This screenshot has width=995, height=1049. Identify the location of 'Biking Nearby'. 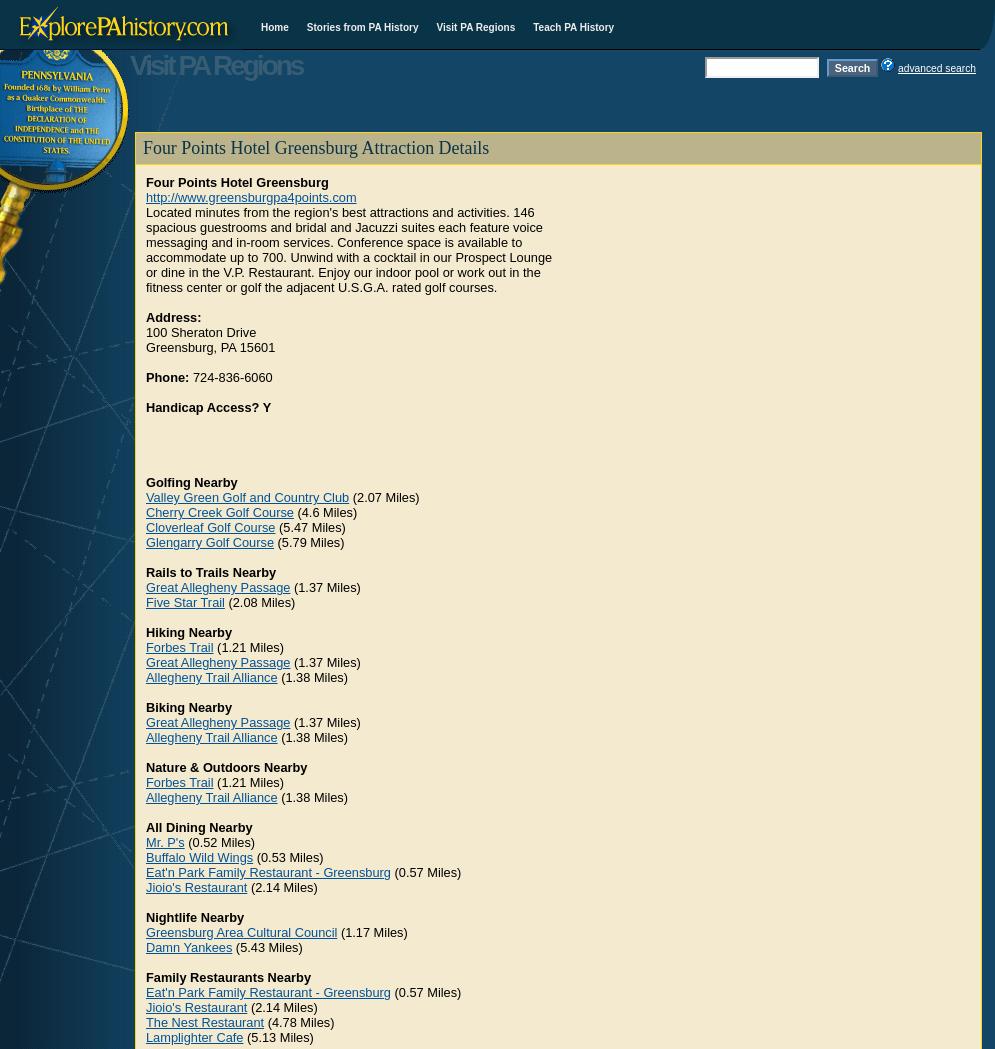
(188, 707).